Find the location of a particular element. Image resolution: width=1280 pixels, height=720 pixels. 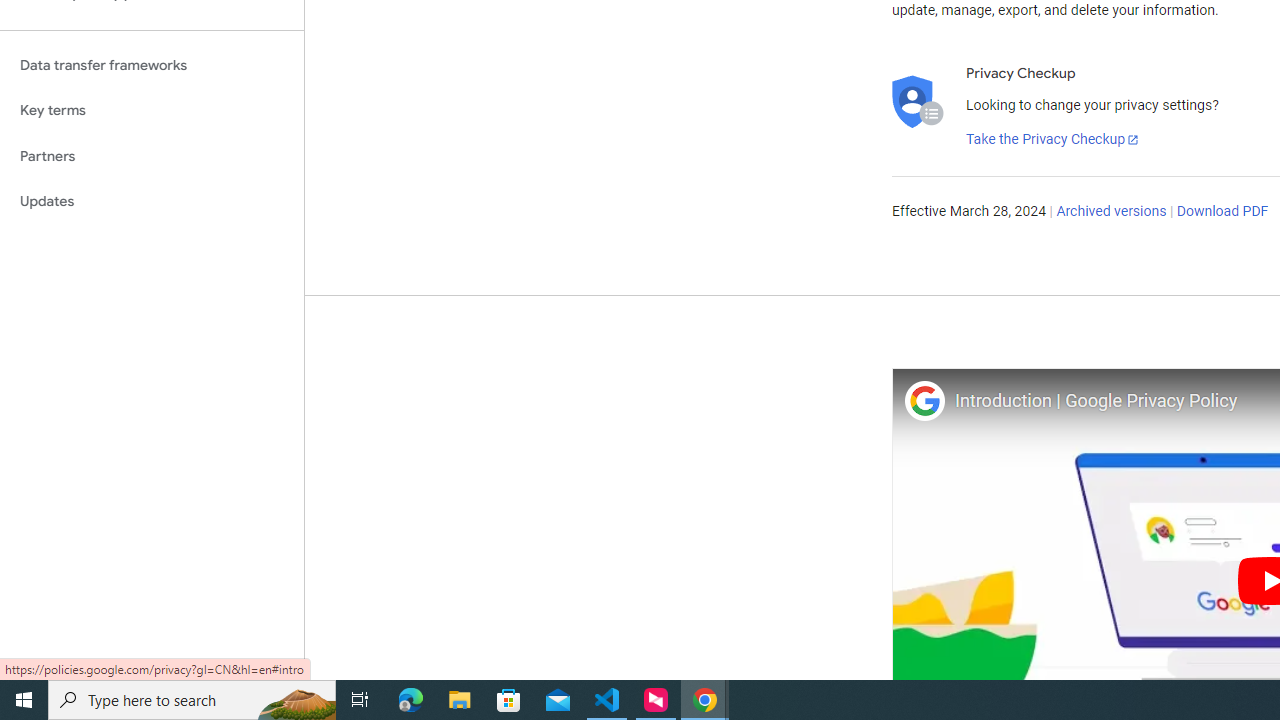

'Download PDF' is located at coordinates (1221, 212).